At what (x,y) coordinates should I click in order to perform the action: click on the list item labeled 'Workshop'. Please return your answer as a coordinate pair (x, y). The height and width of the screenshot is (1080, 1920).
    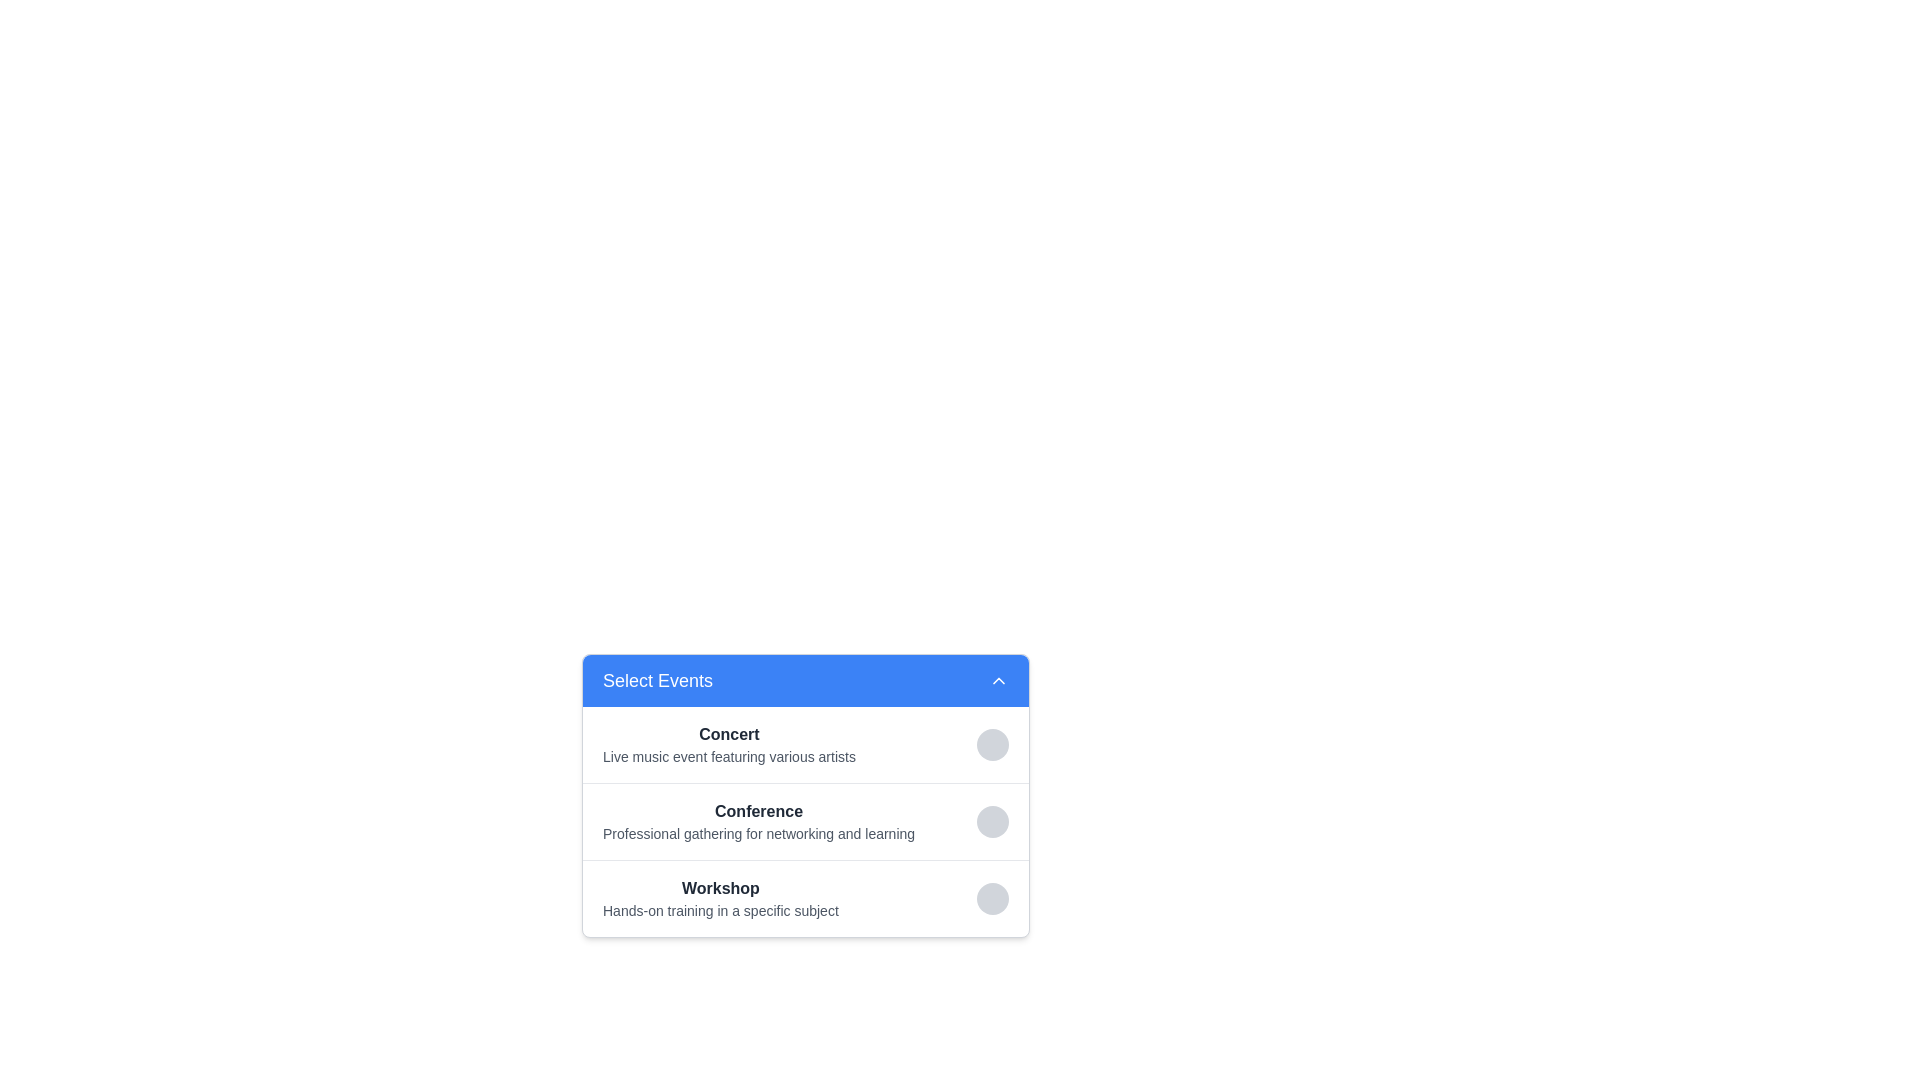
    Looking at the image, I should click on (806, 897).